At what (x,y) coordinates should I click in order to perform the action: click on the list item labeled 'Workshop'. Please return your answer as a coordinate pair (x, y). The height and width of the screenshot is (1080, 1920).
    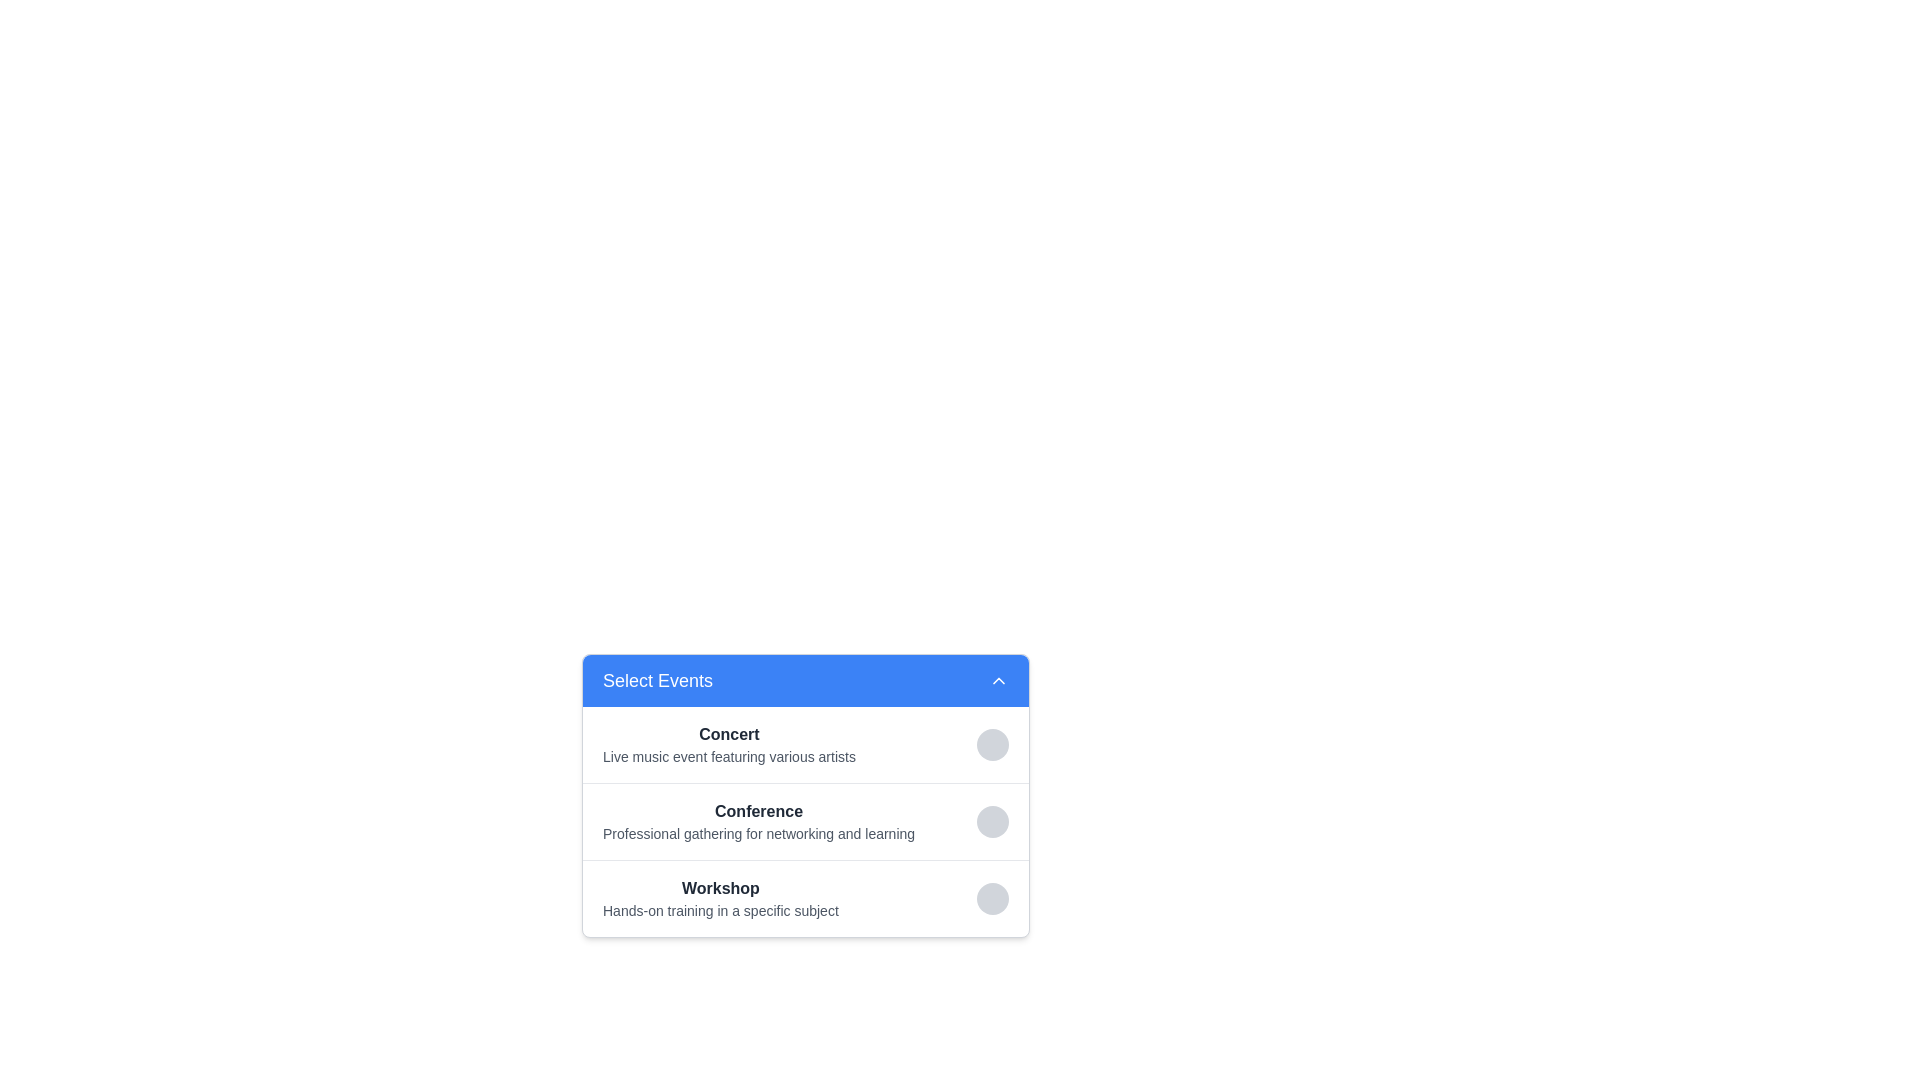
    Looking at the image, I should click on (806, 897).